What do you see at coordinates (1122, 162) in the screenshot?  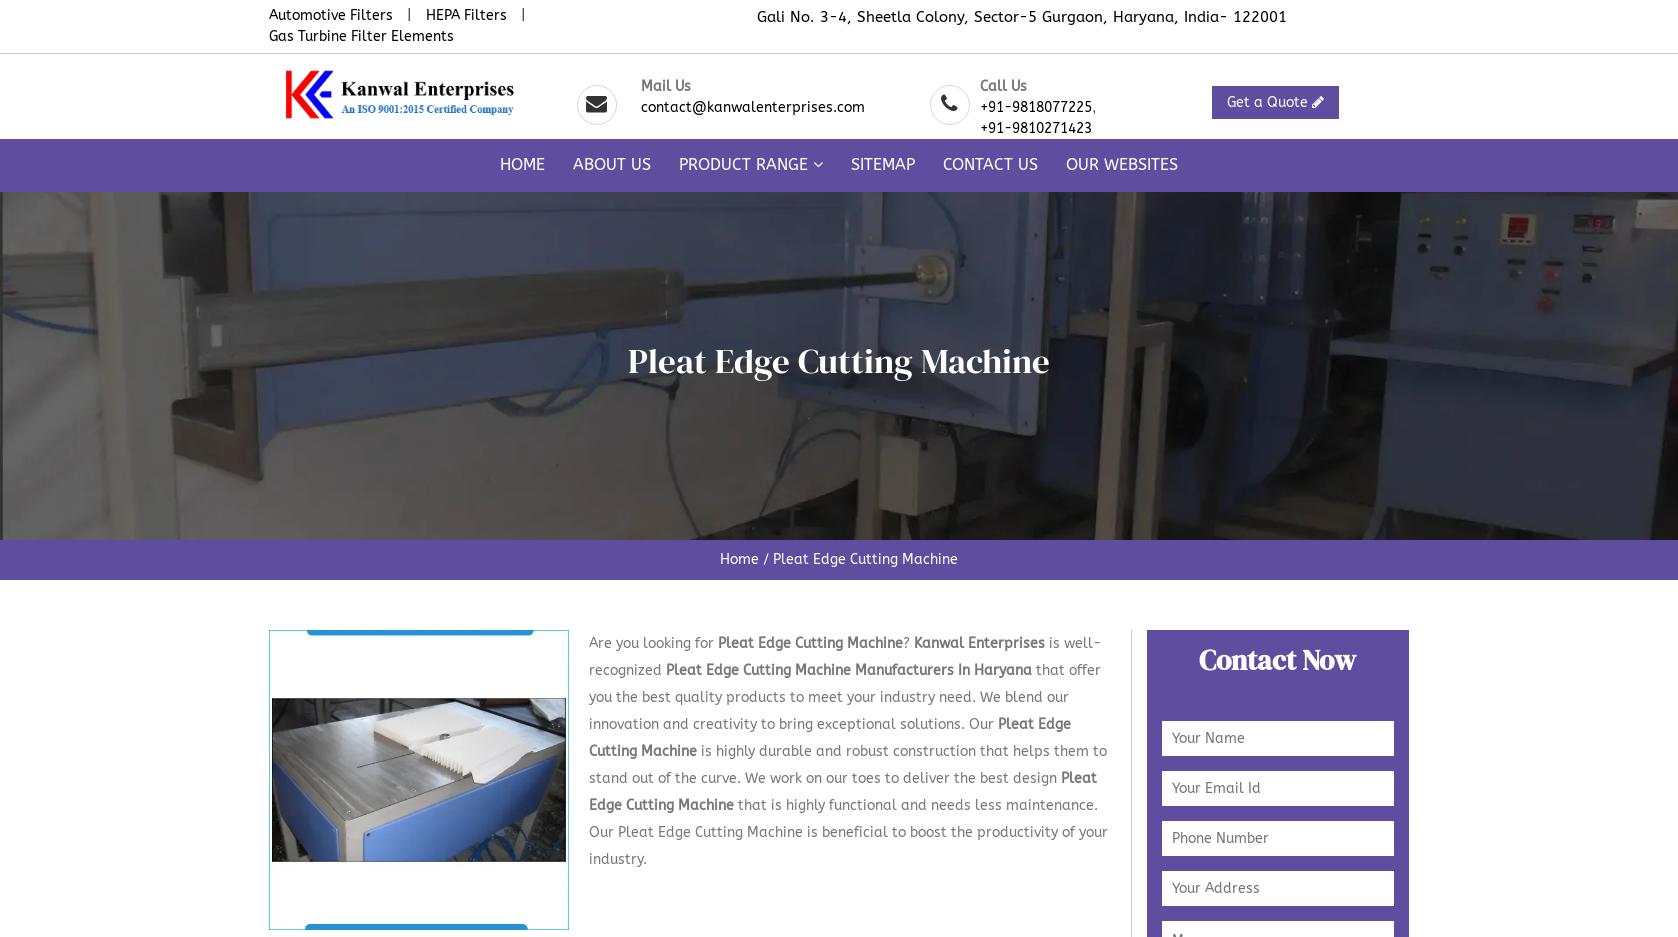 I see `'Our Websites'` at bounding box center [1122, 162].